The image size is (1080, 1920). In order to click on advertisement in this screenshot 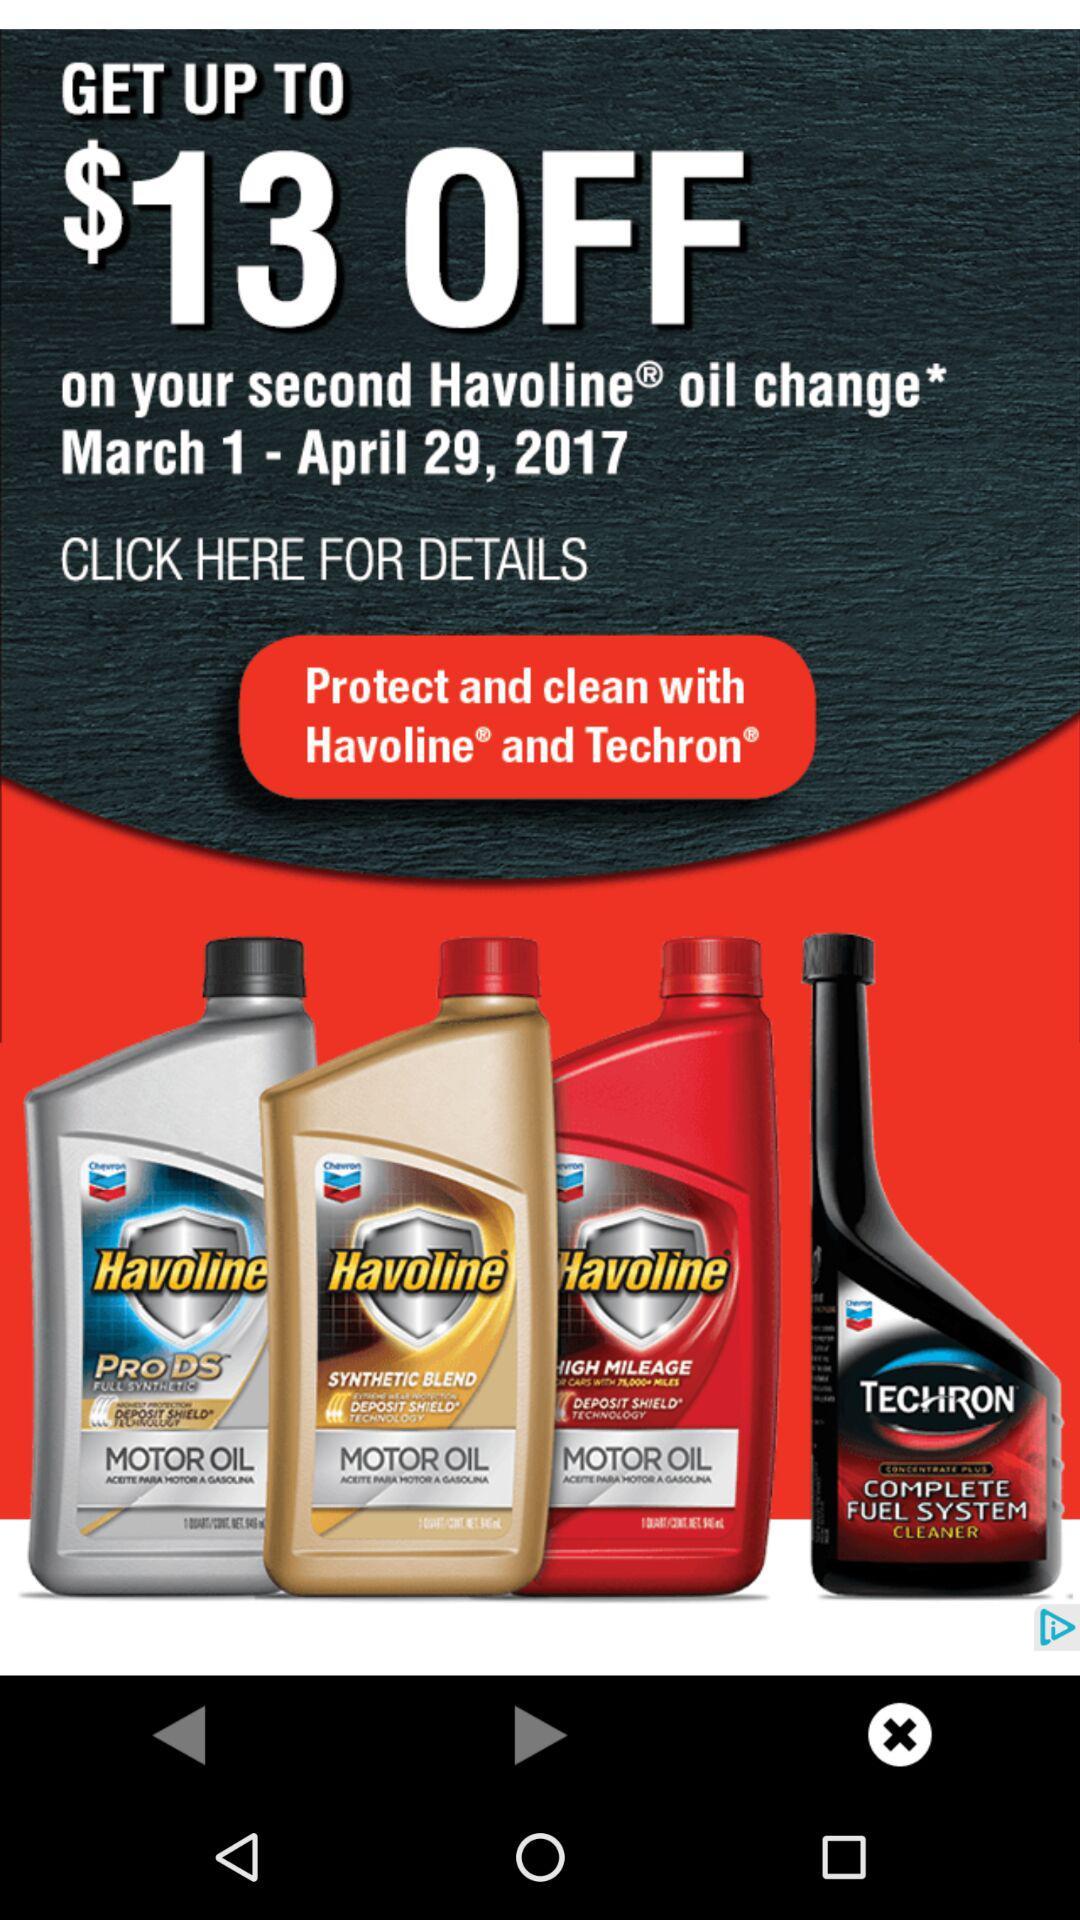, I will do `click(540, 837)`.